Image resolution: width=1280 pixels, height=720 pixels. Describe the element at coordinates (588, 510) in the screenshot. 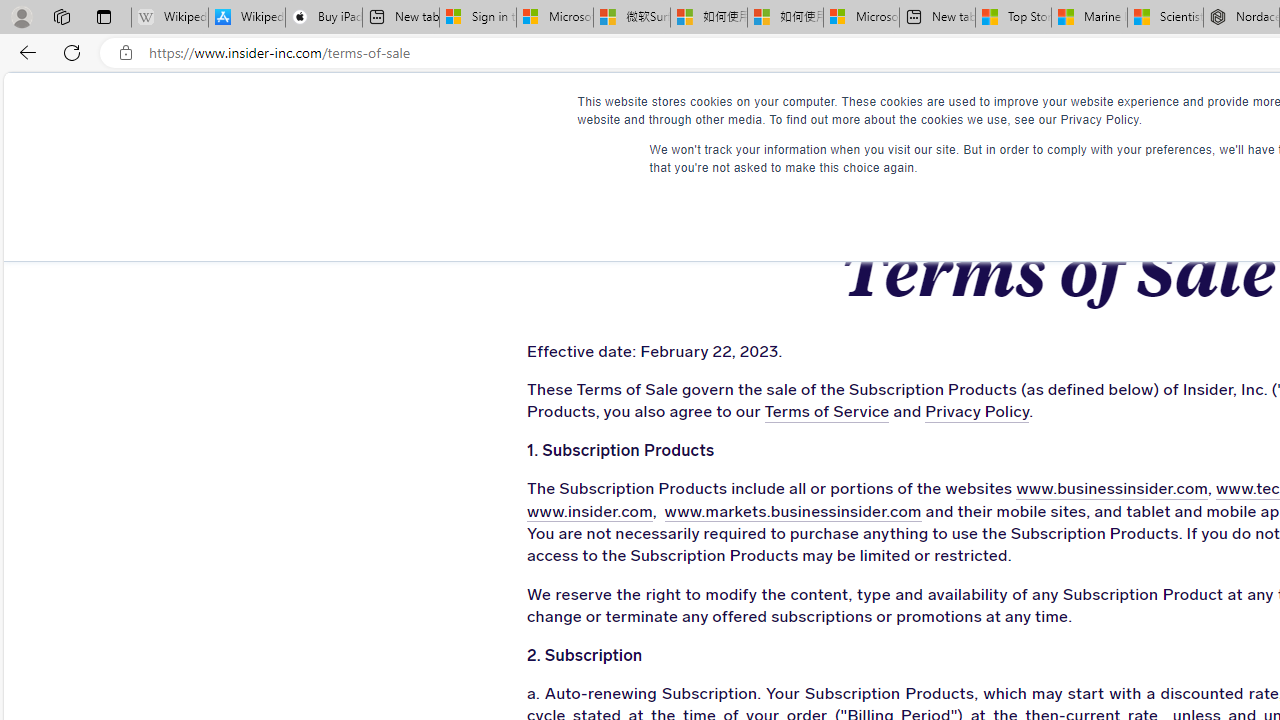

I see `'www.insider.com'` at that location.